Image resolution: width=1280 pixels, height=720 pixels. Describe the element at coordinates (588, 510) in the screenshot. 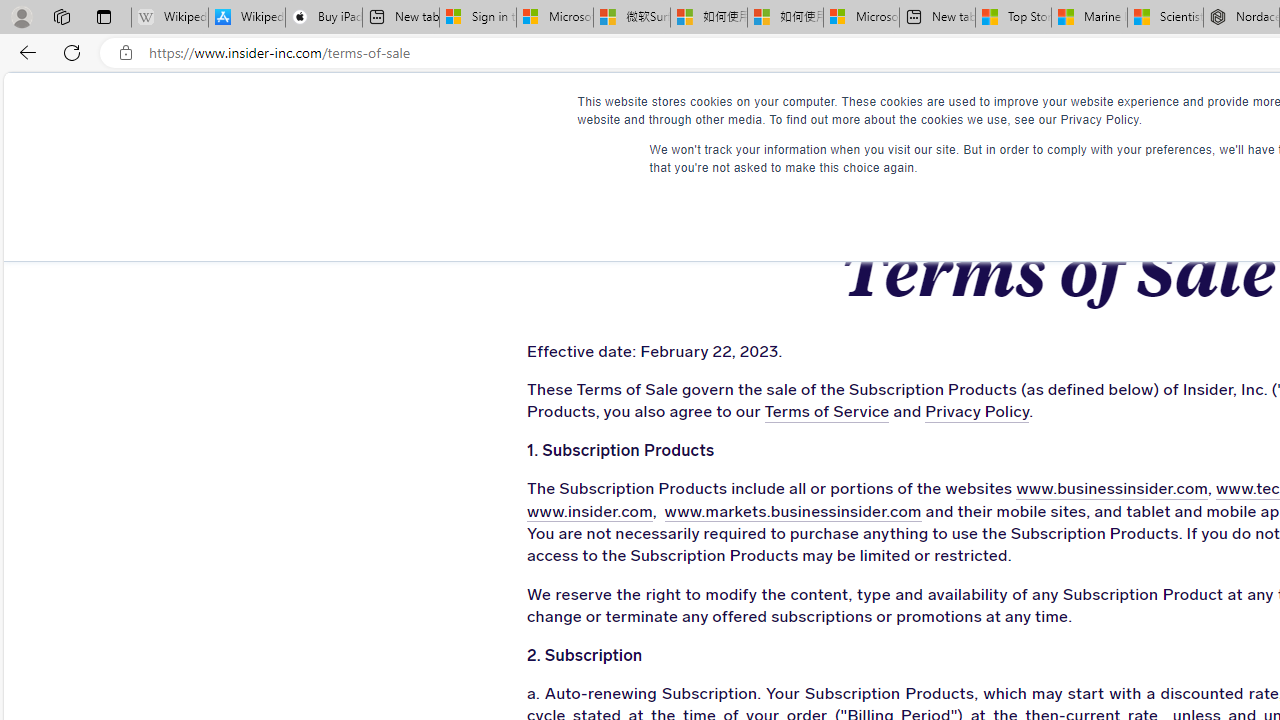

I see `'www.insider.com'` at that location.